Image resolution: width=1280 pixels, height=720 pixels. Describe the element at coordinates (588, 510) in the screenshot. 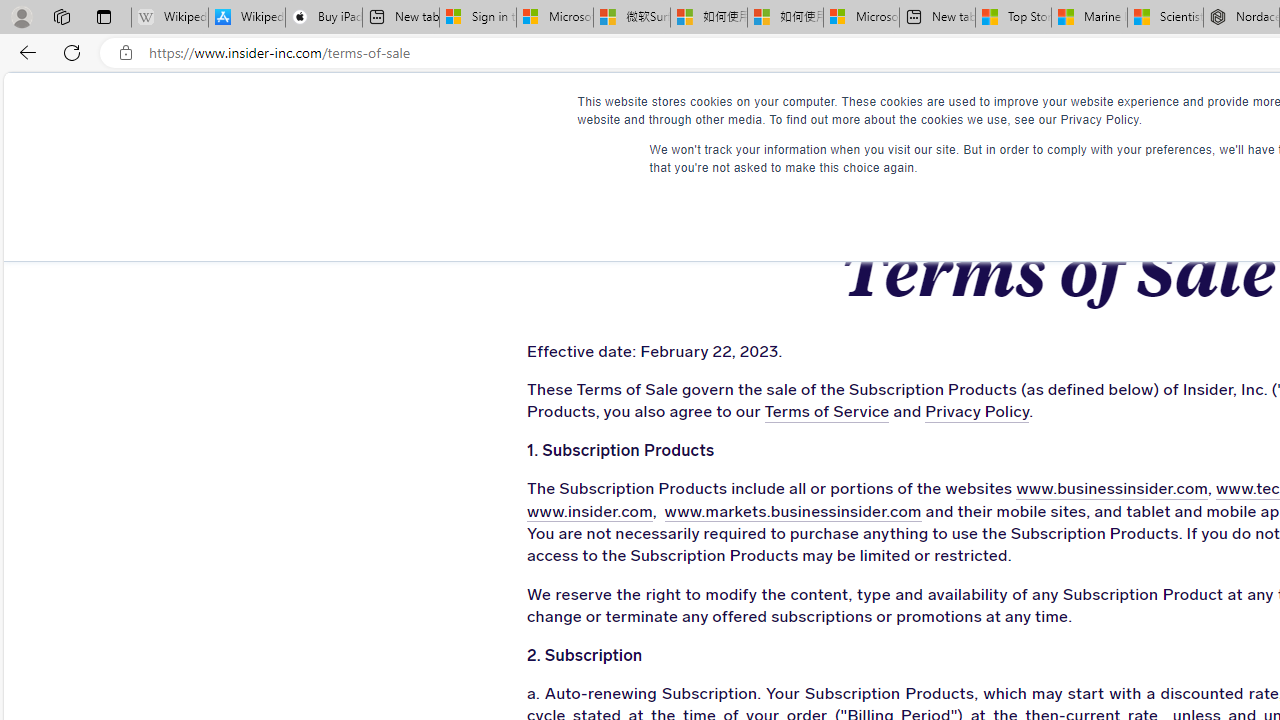

I see `'www.insider.com'` at that location.